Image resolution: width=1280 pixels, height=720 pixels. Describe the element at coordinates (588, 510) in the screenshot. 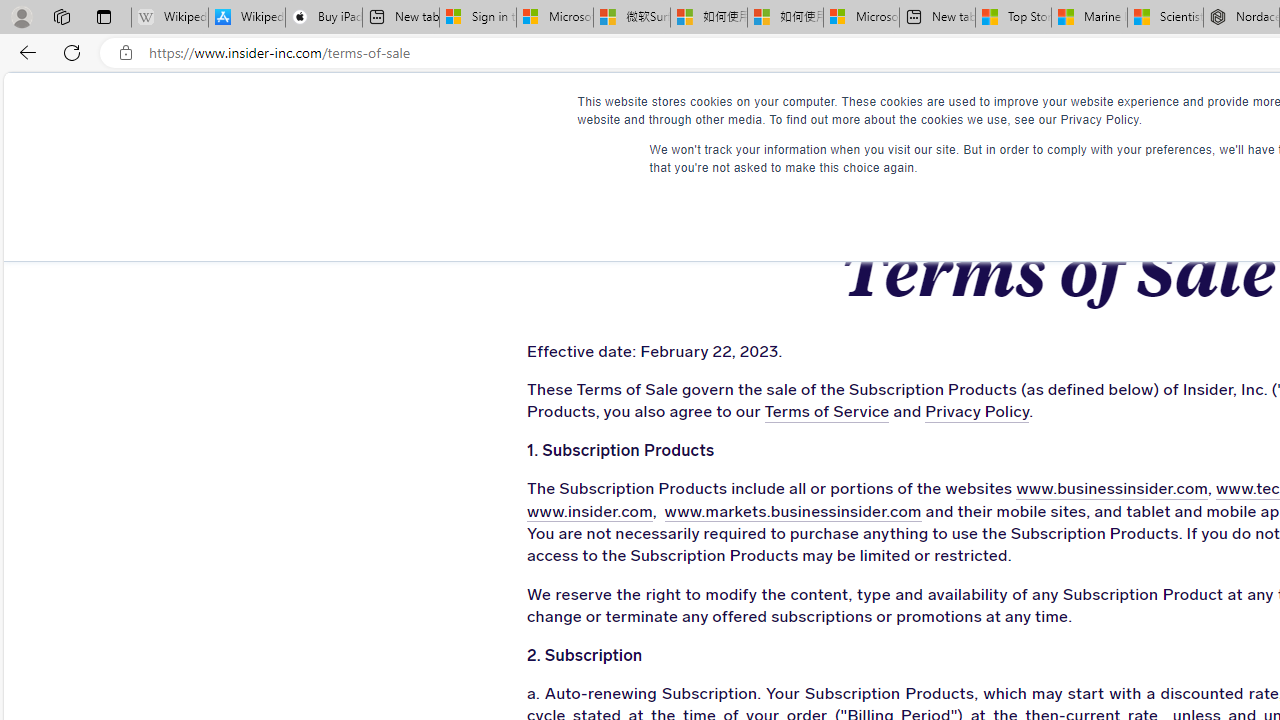

I see `'www.insider.com'` at that location.